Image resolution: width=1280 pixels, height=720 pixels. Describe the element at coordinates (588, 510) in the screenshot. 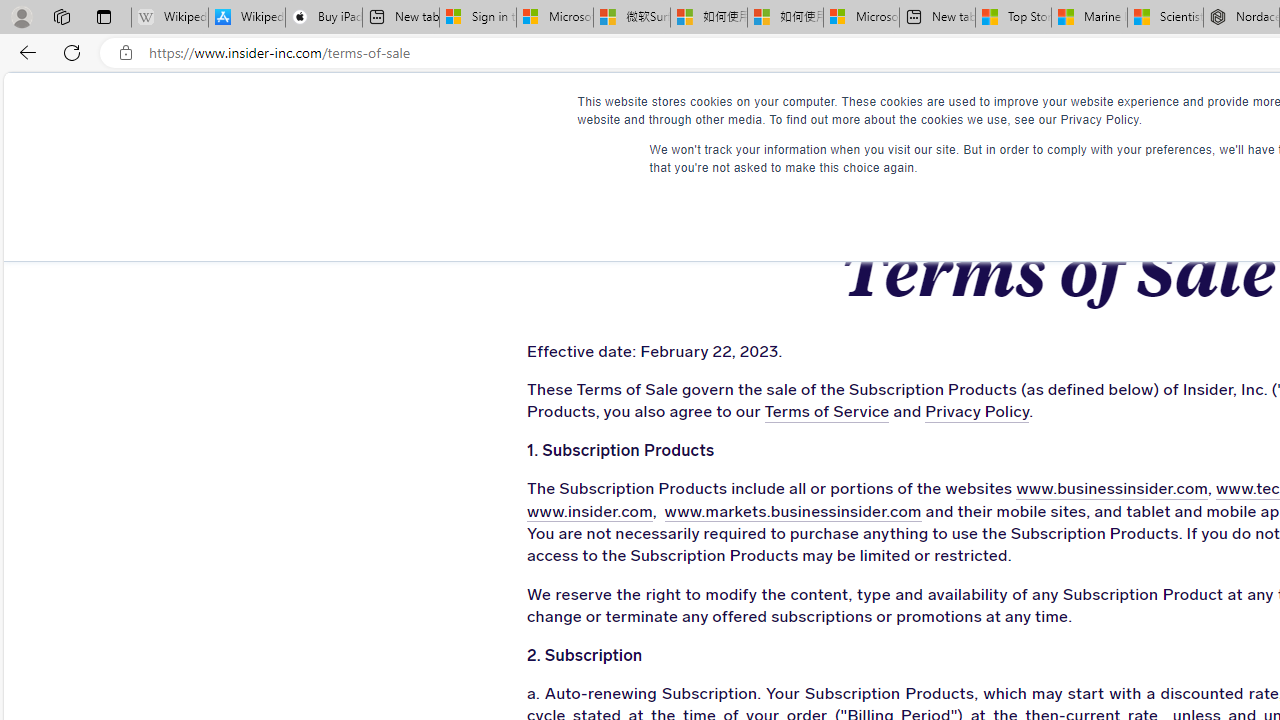

I see `'www.insider.com'` at that location.